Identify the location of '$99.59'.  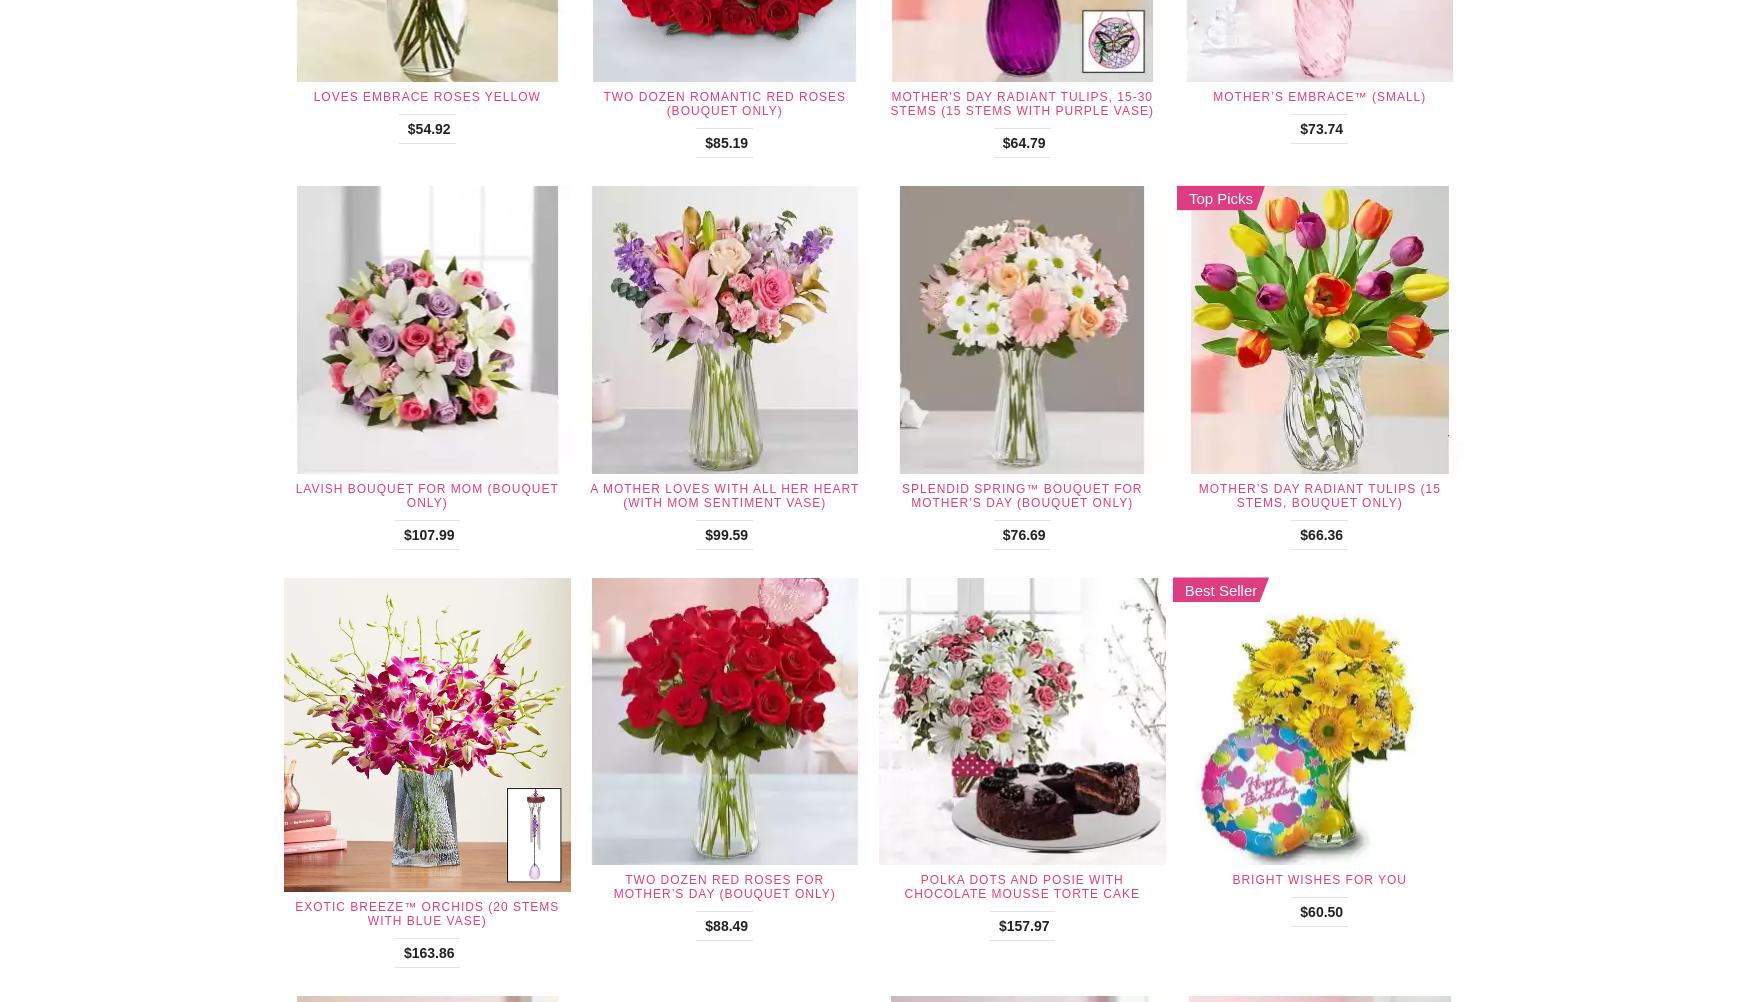
(726, 533).